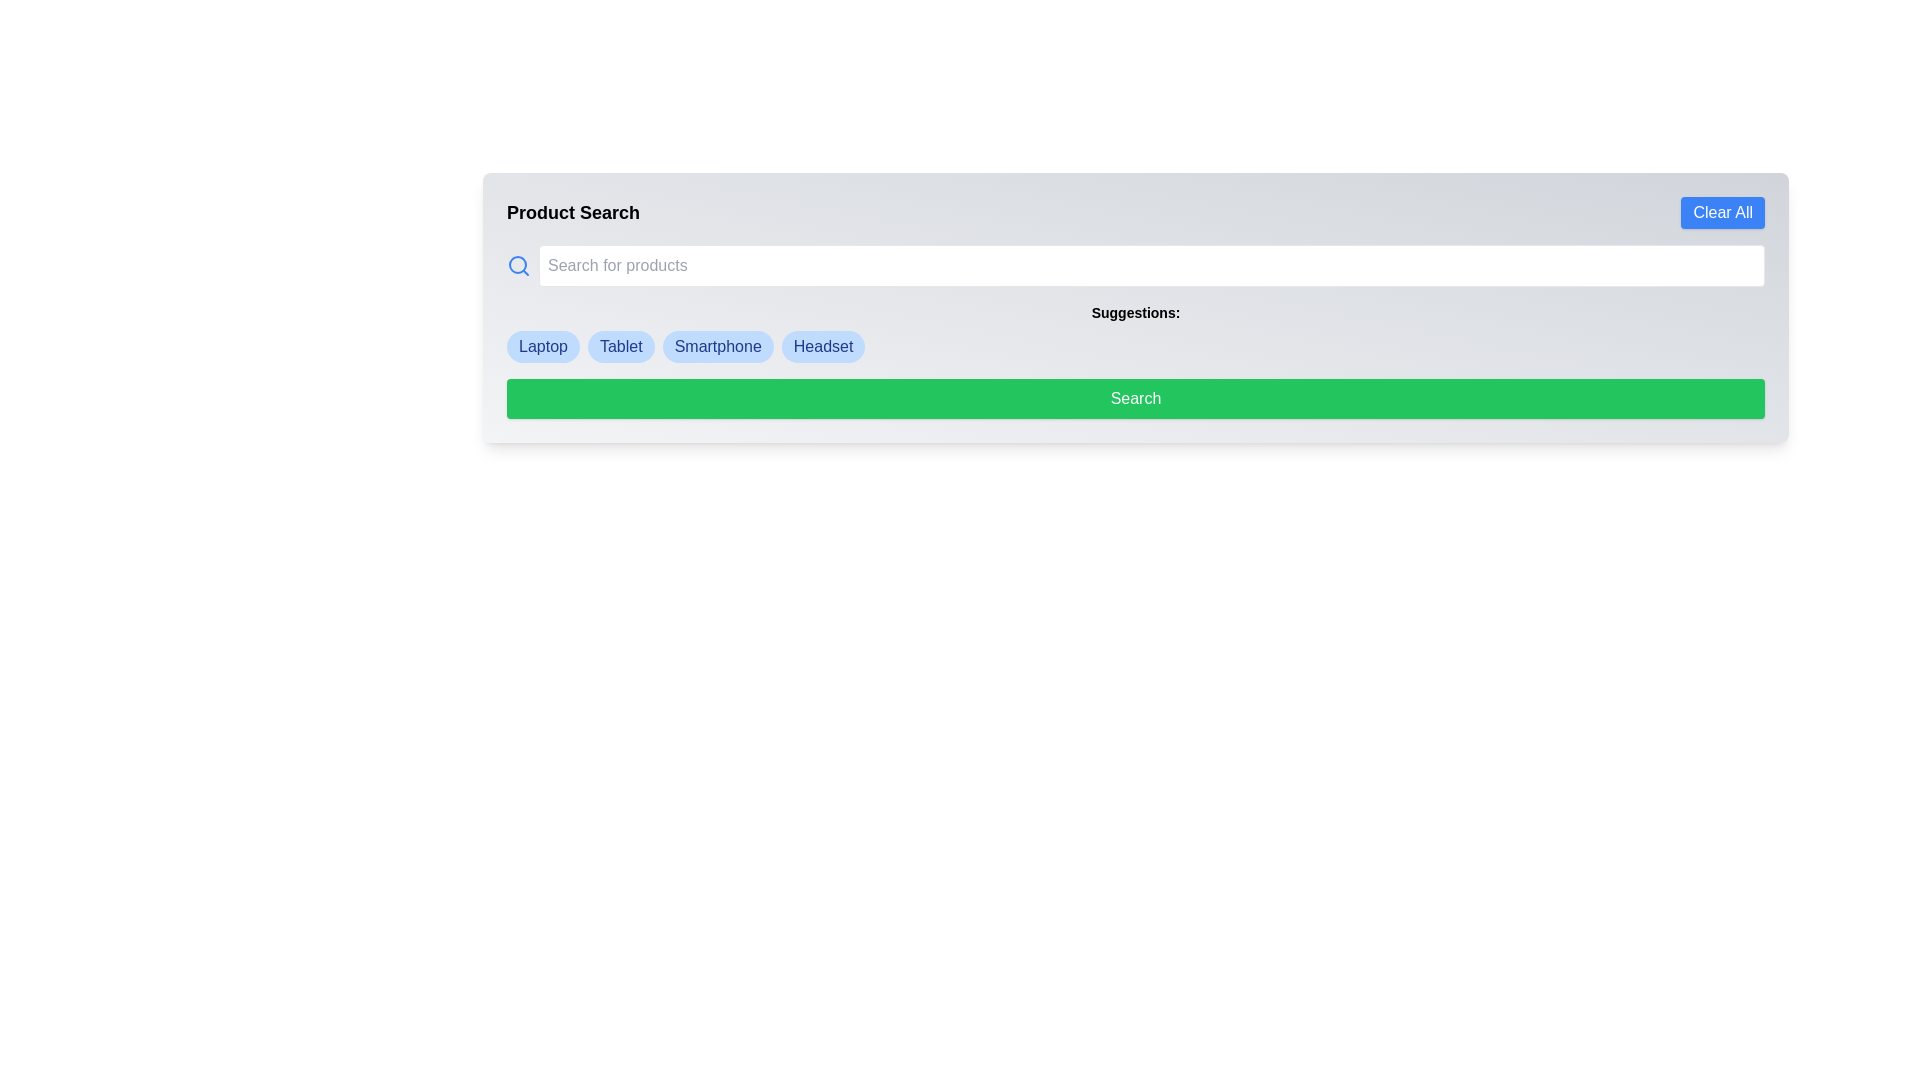  Describe the element at coordinates (620, 346) in the screenshot. I see `the pill-shaped clickable tag with blue background and bold text displaying 'Tablet'` at that location.